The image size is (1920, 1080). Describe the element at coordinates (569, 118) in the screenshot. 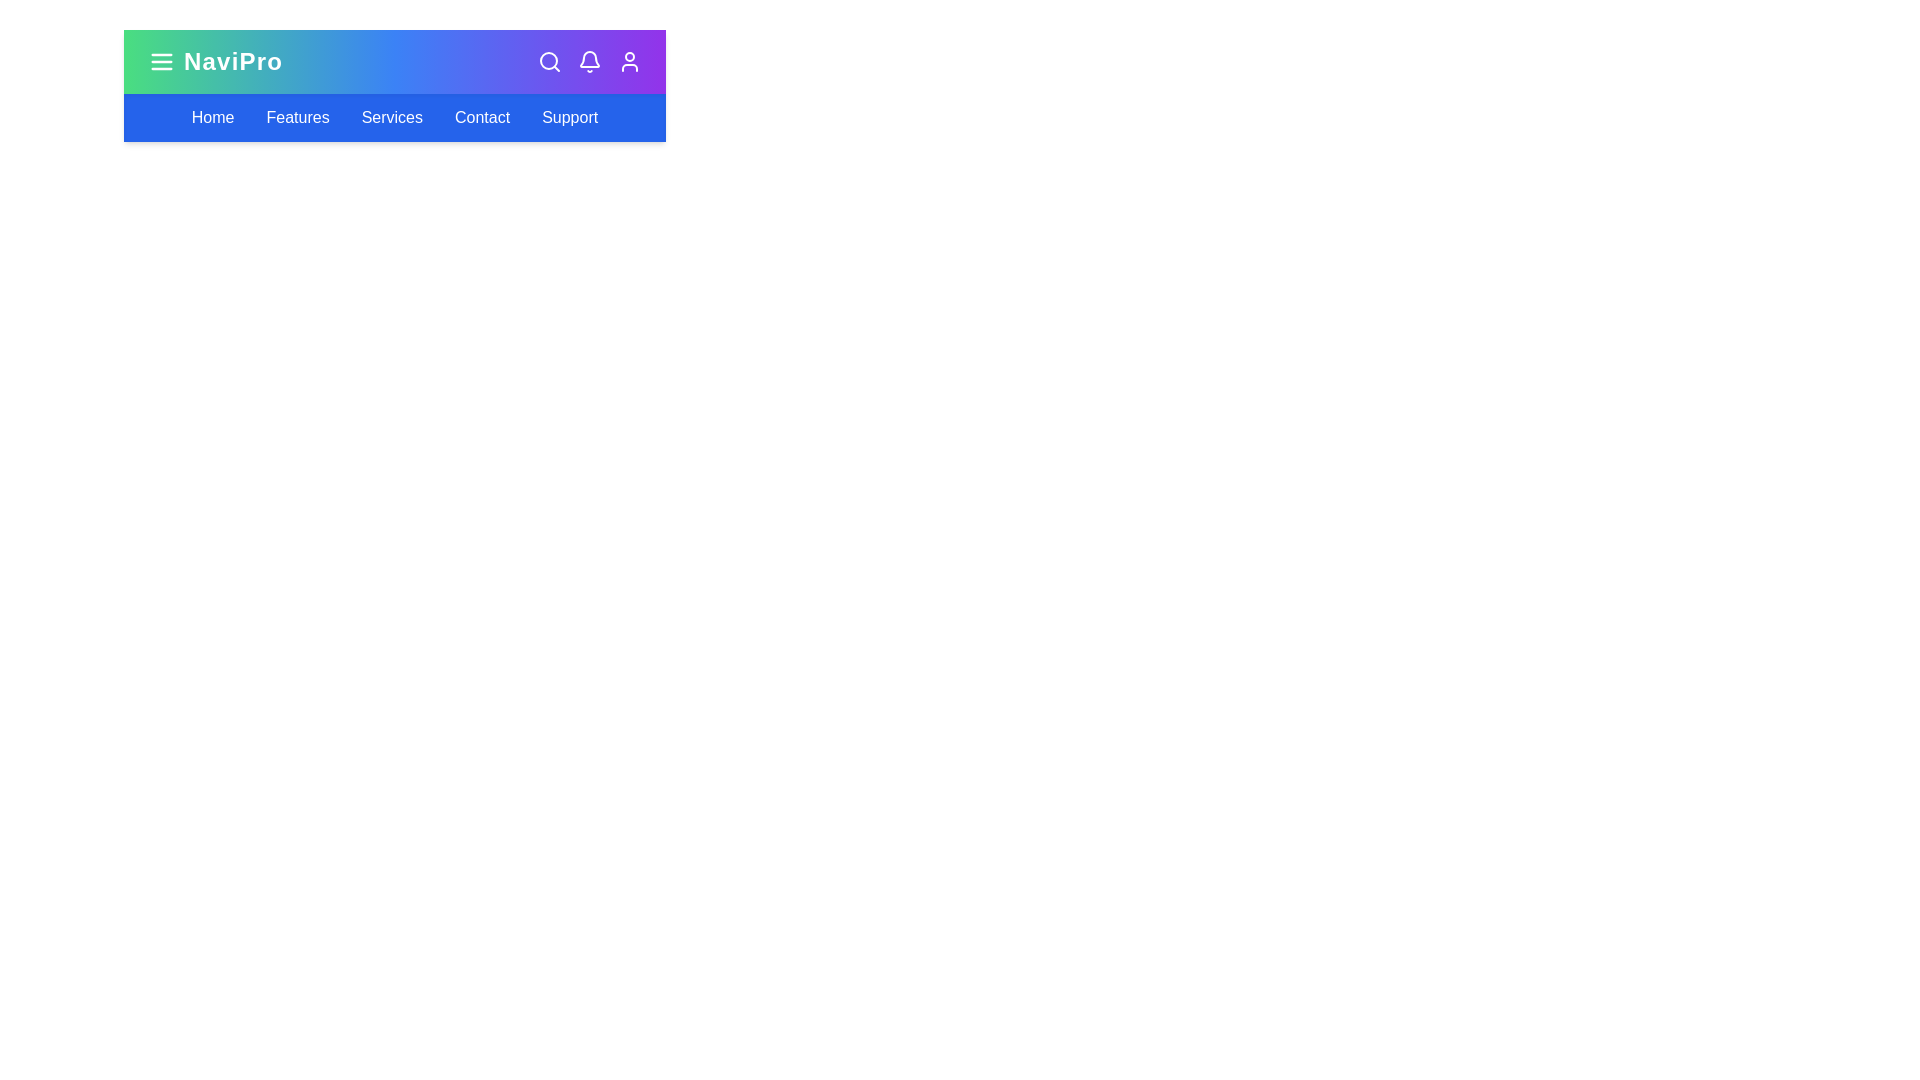

I see `the Support navigation link in the navigation bar` at that location.